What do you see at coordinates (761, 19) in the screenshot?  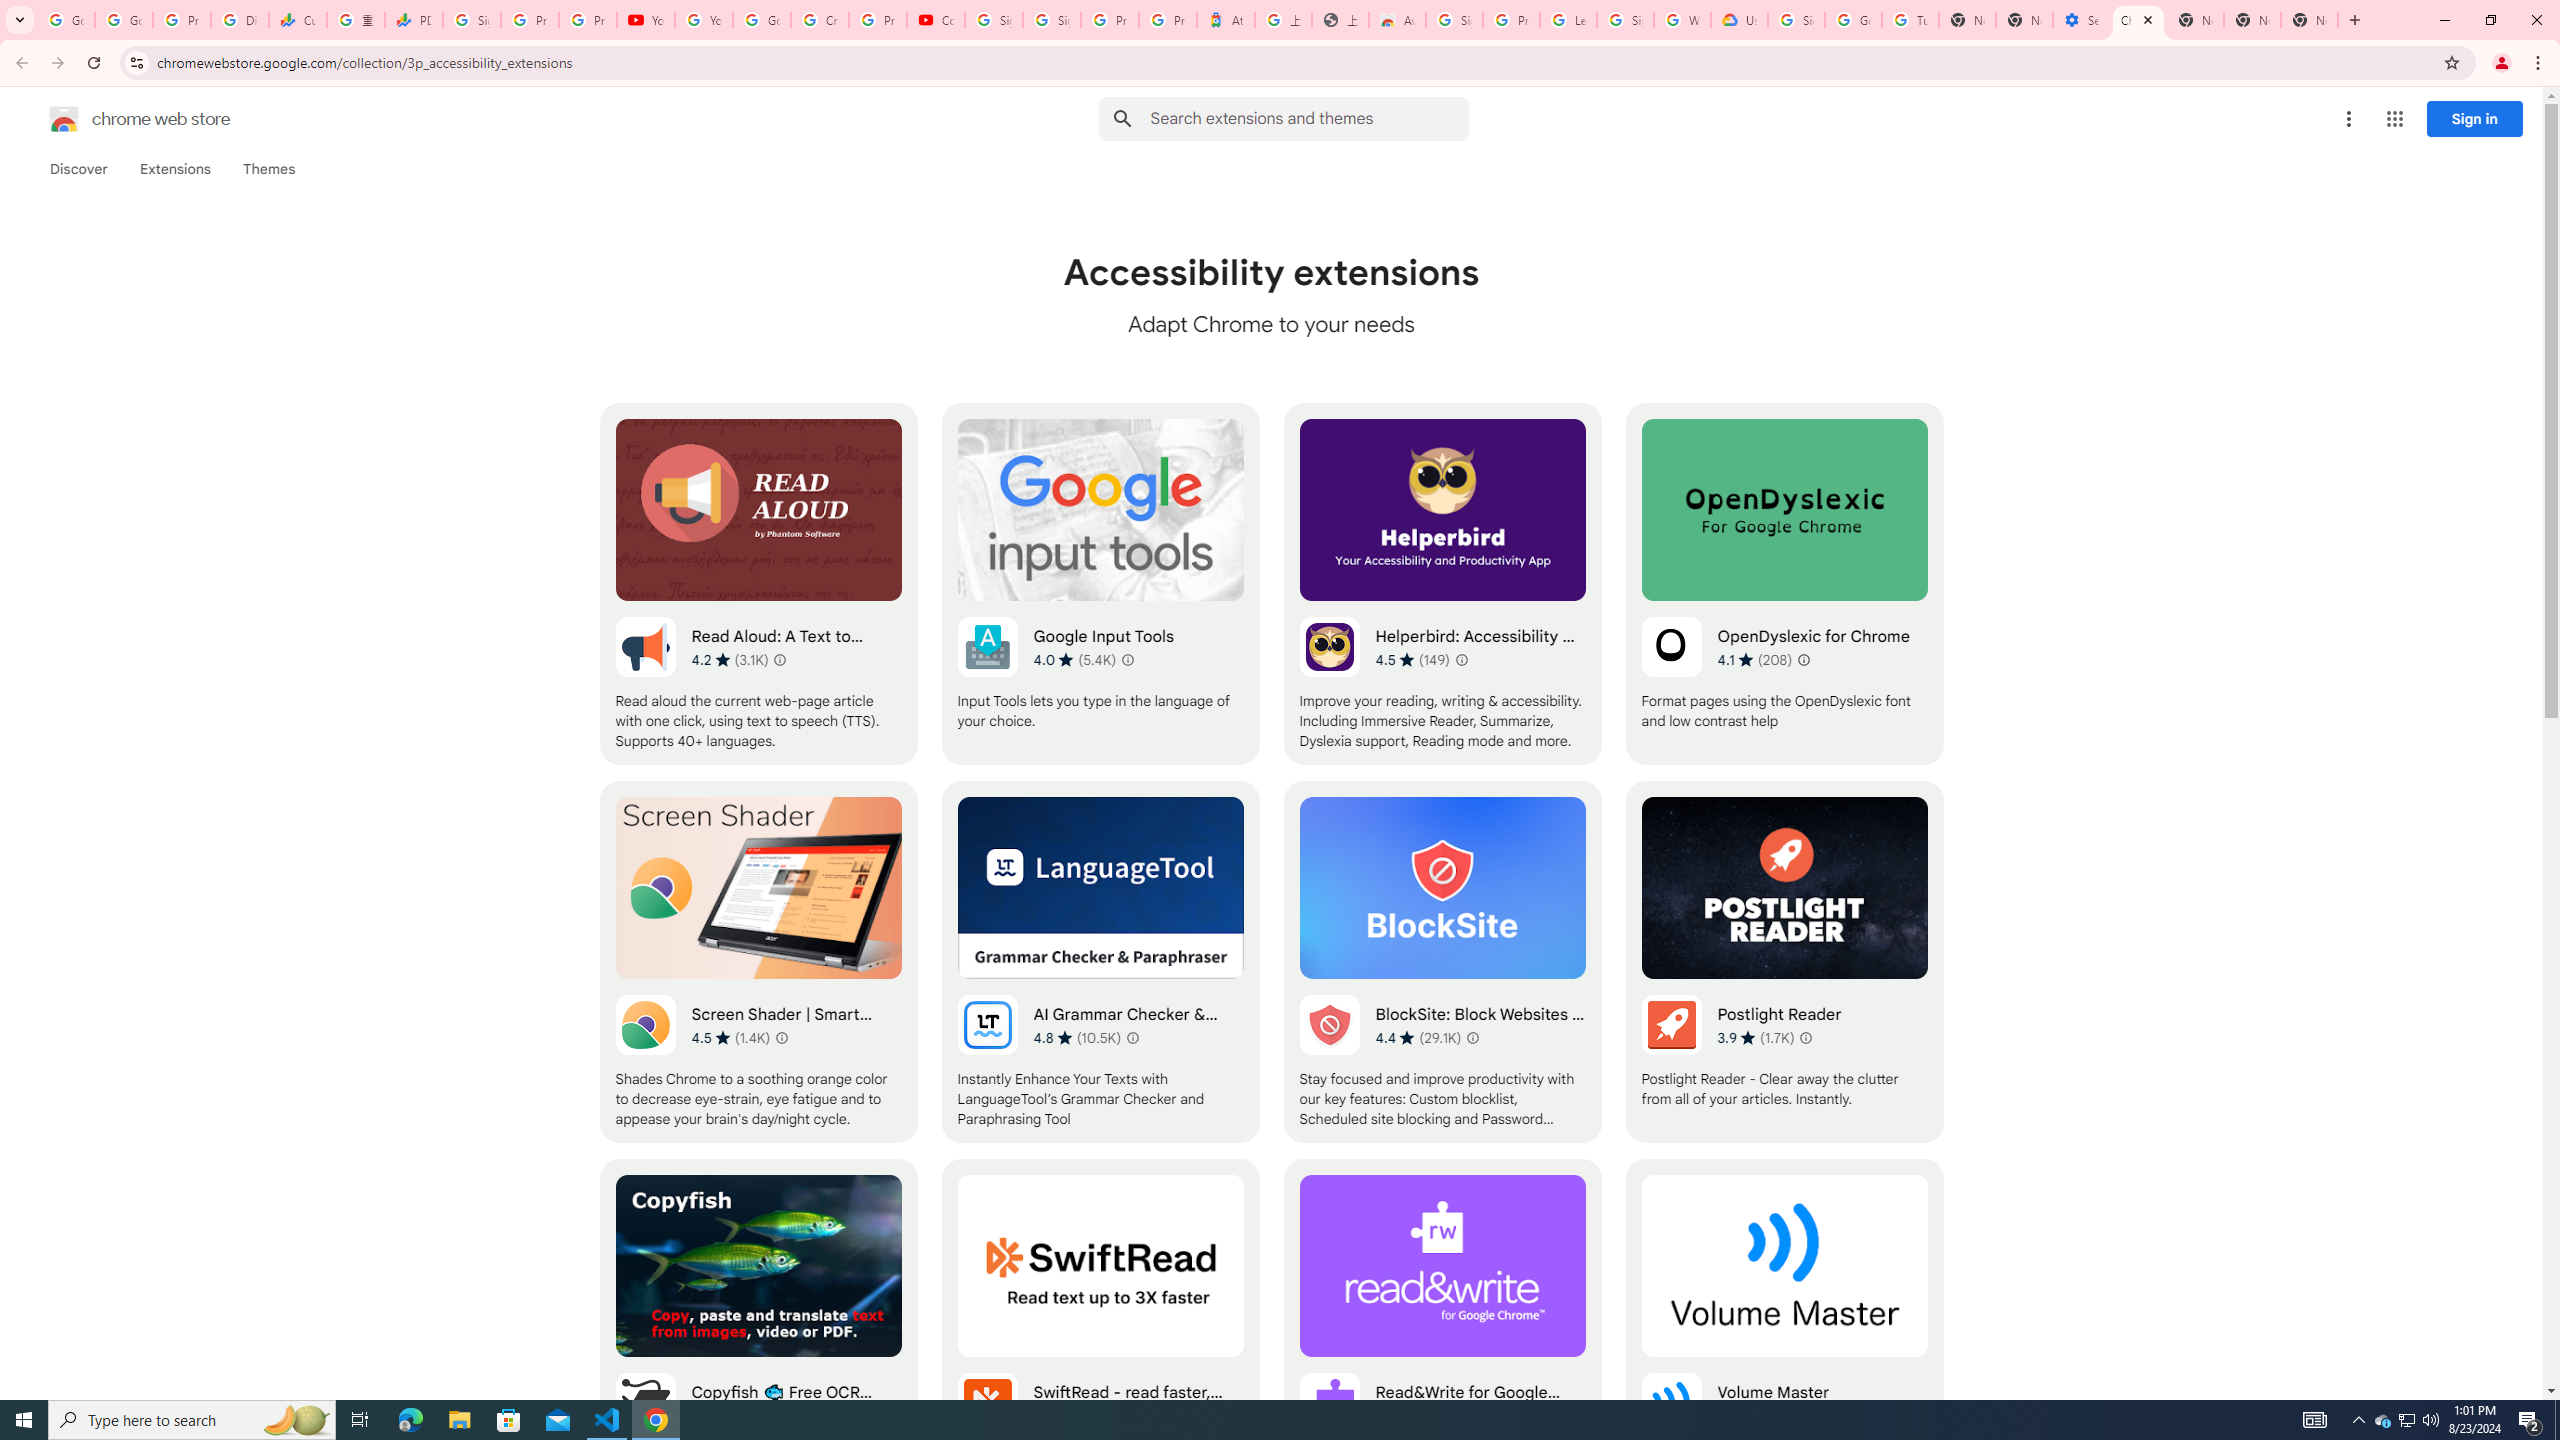 I see `'Google Account Help'` at bounding box center [761, 19].